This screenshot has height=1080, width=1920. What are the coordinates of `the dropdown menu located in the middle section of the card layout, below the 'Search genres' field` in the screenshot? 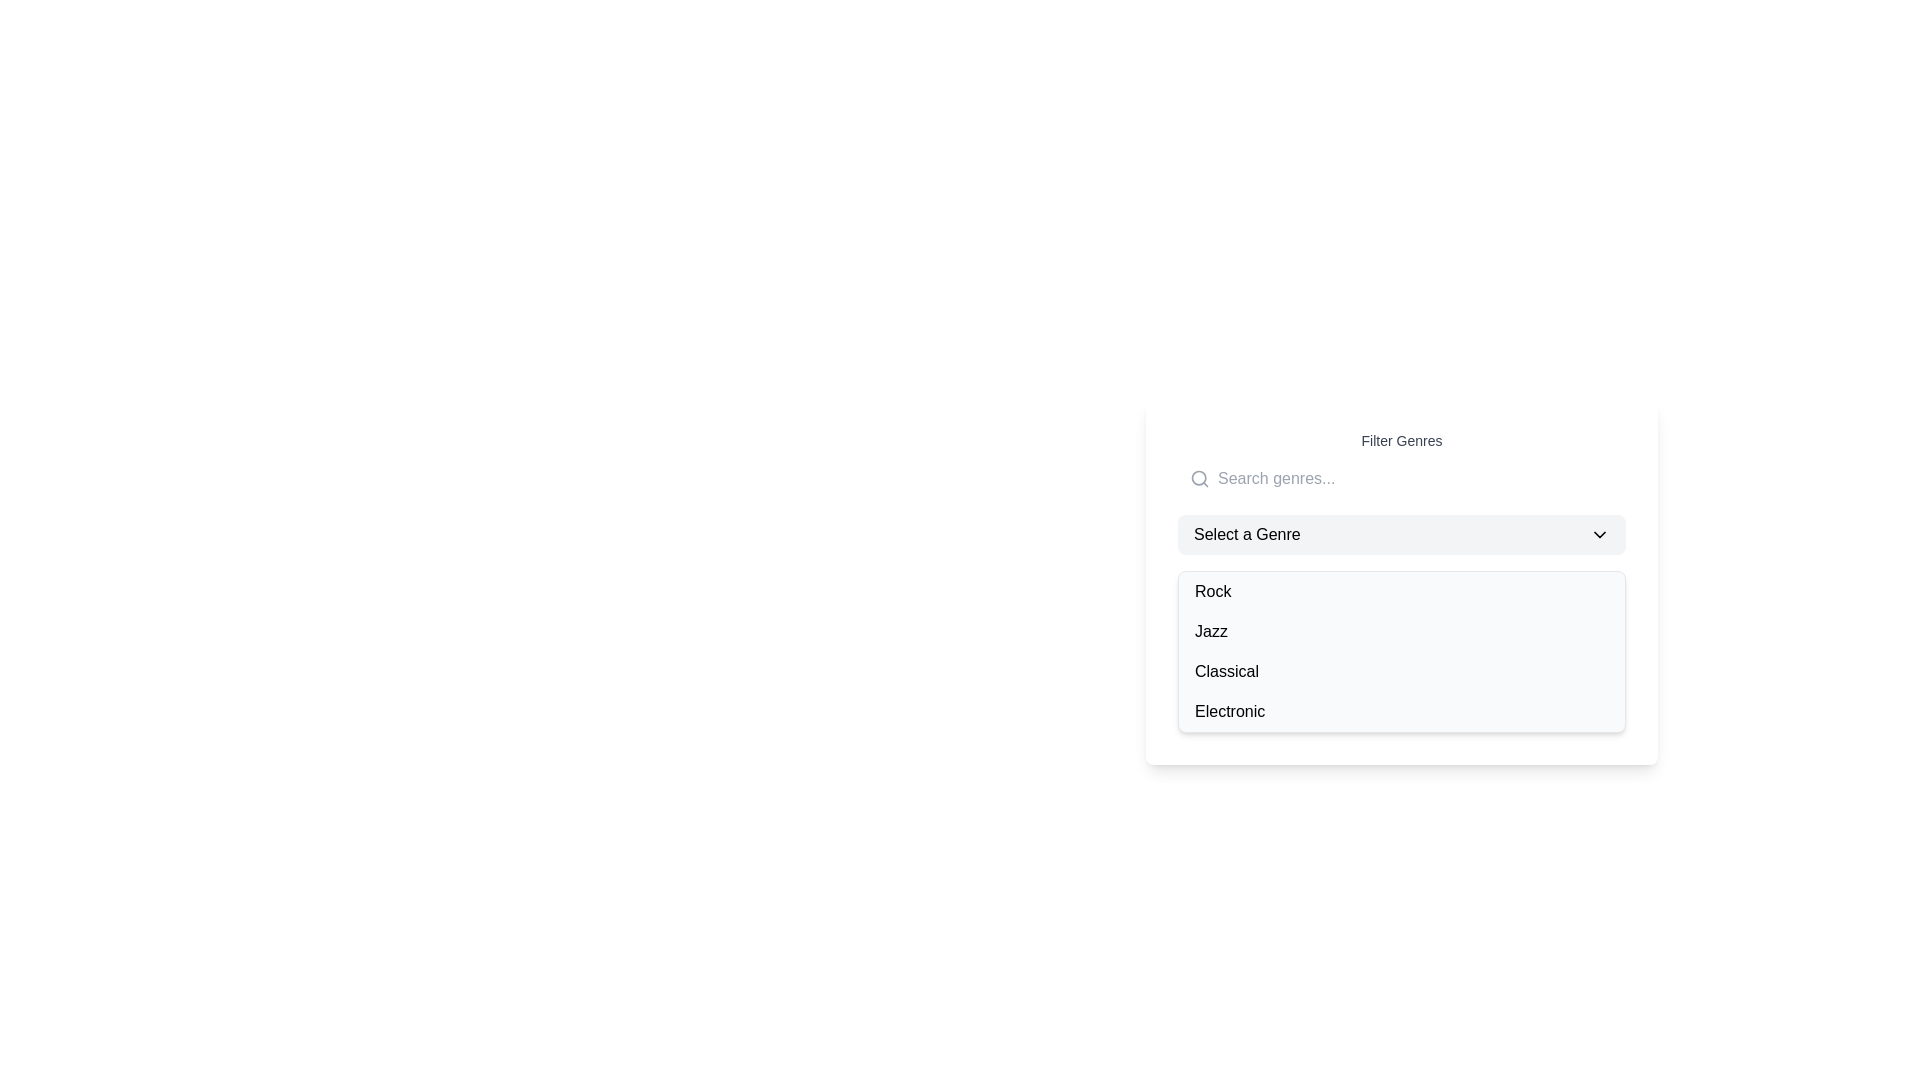 It's located at (1400, 534).